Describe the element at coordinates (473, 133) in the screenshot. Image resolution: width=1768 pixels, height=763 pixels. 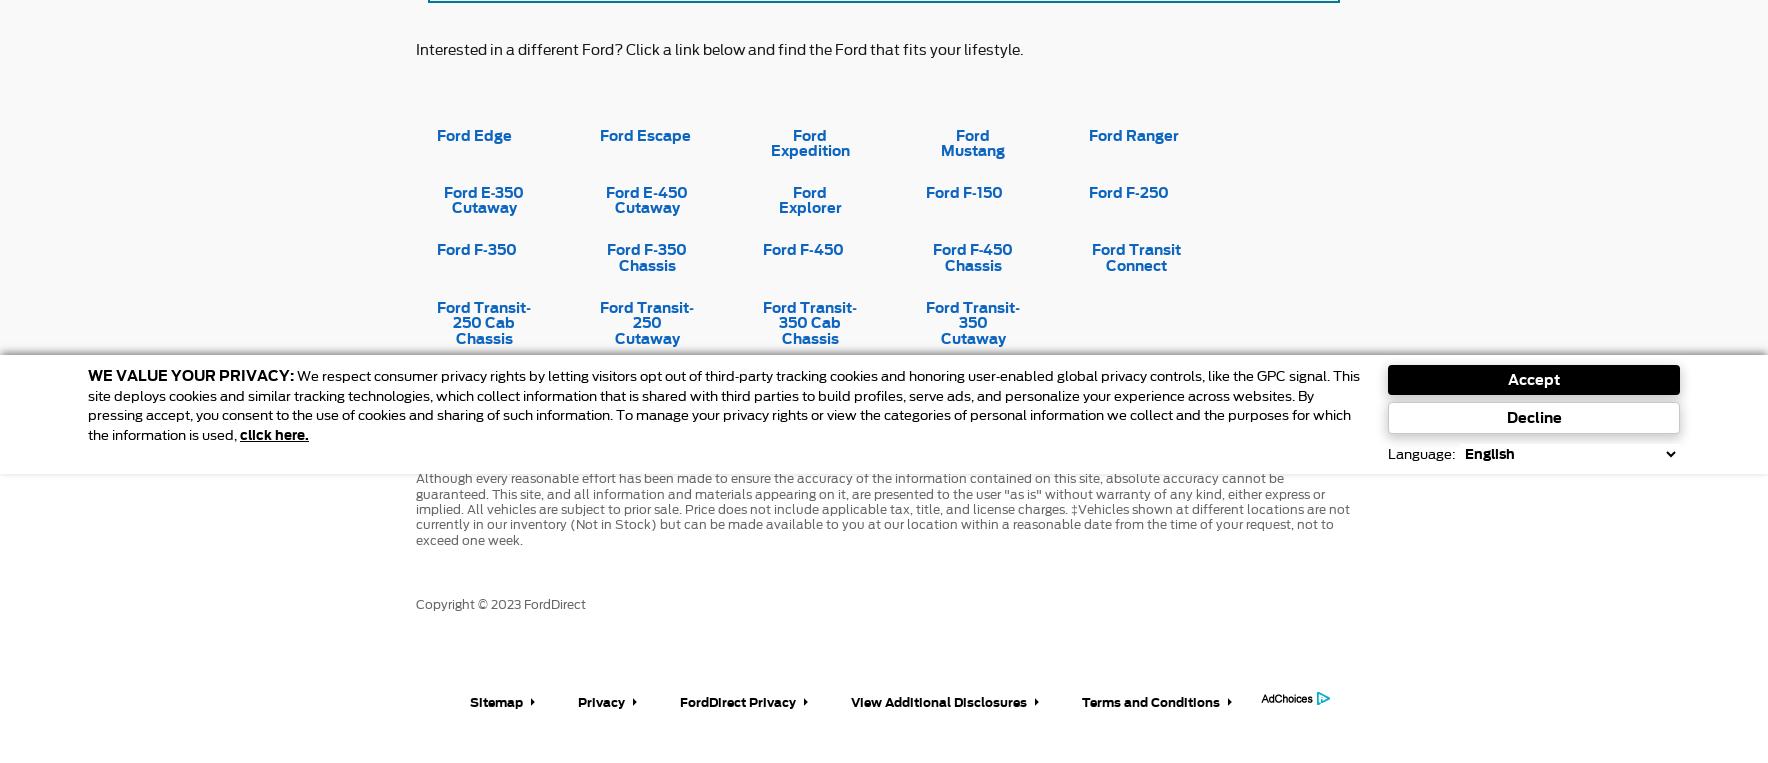
I see `'Ford Edge'` at that location.